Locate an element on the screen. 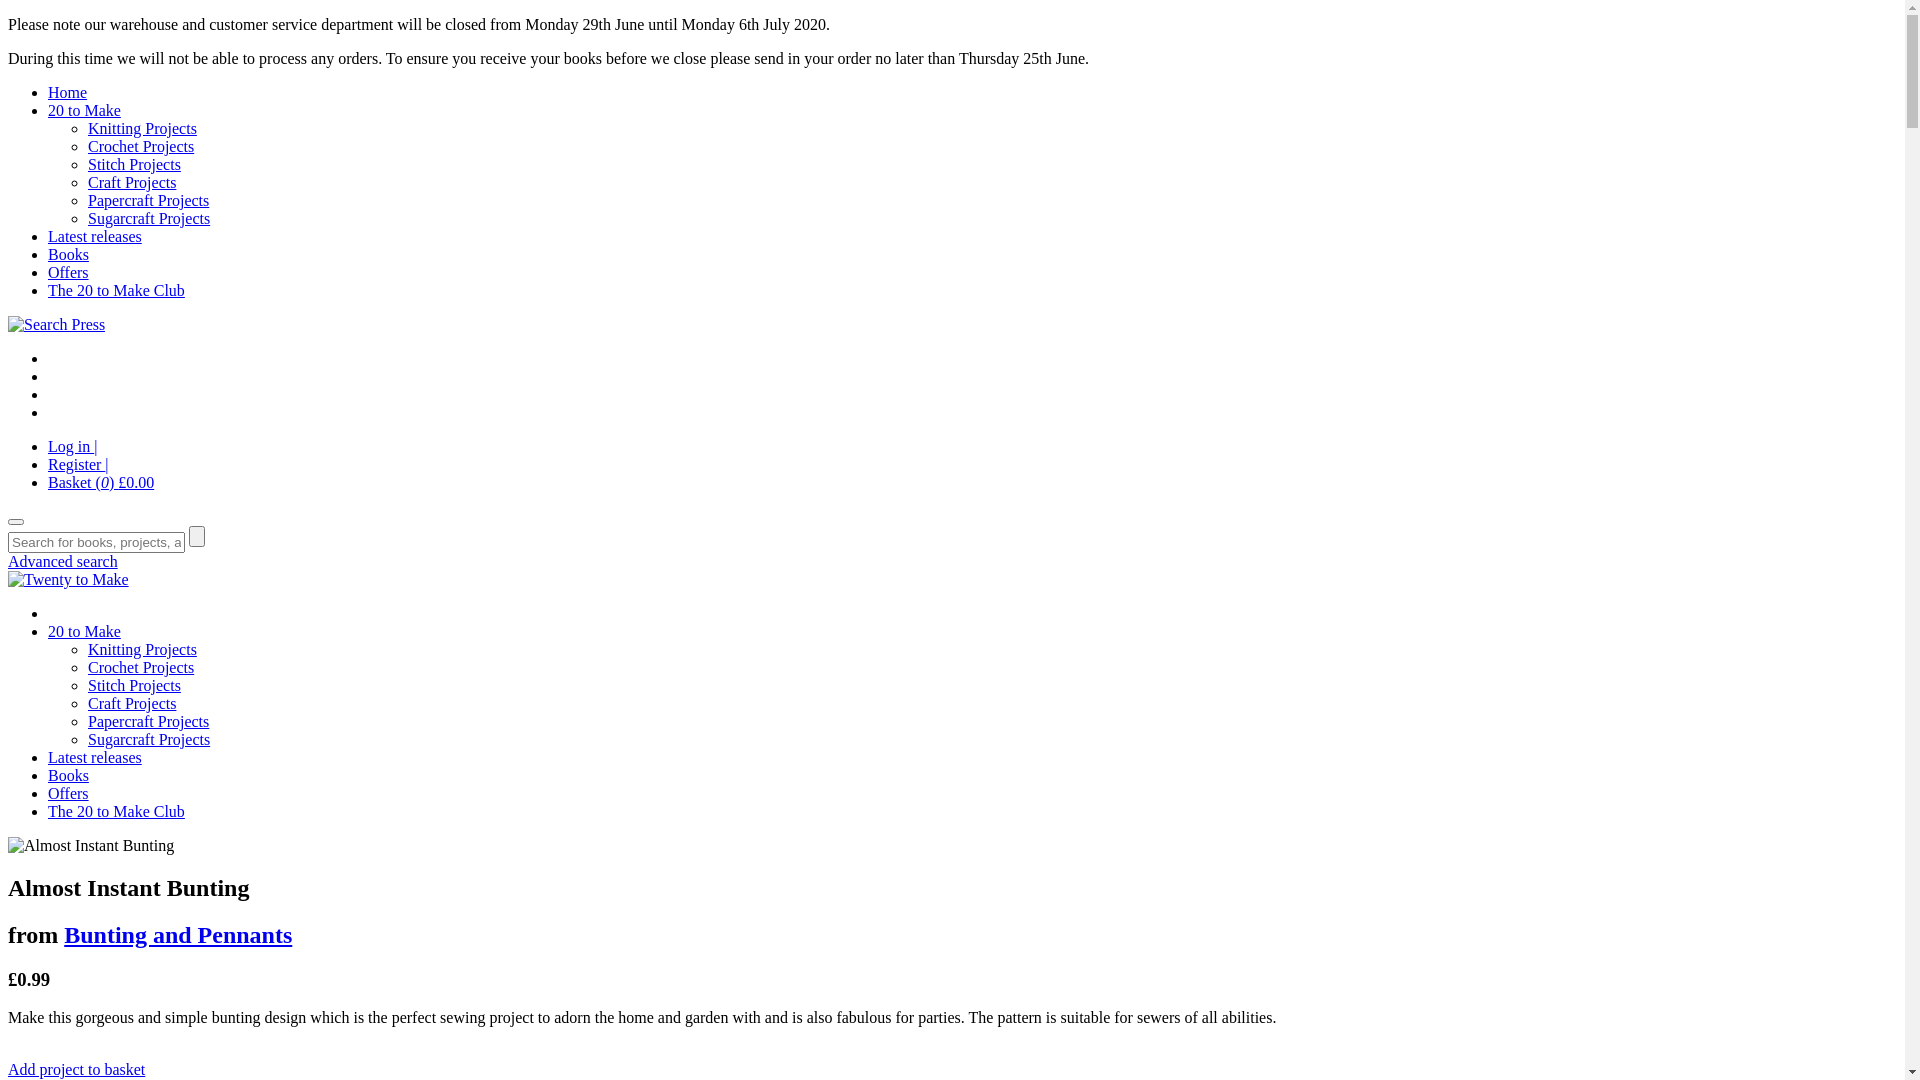 The height and width of the screenshot is (1080, 1920). 'Papercraft Projects' is located at coordinates (147, 200).